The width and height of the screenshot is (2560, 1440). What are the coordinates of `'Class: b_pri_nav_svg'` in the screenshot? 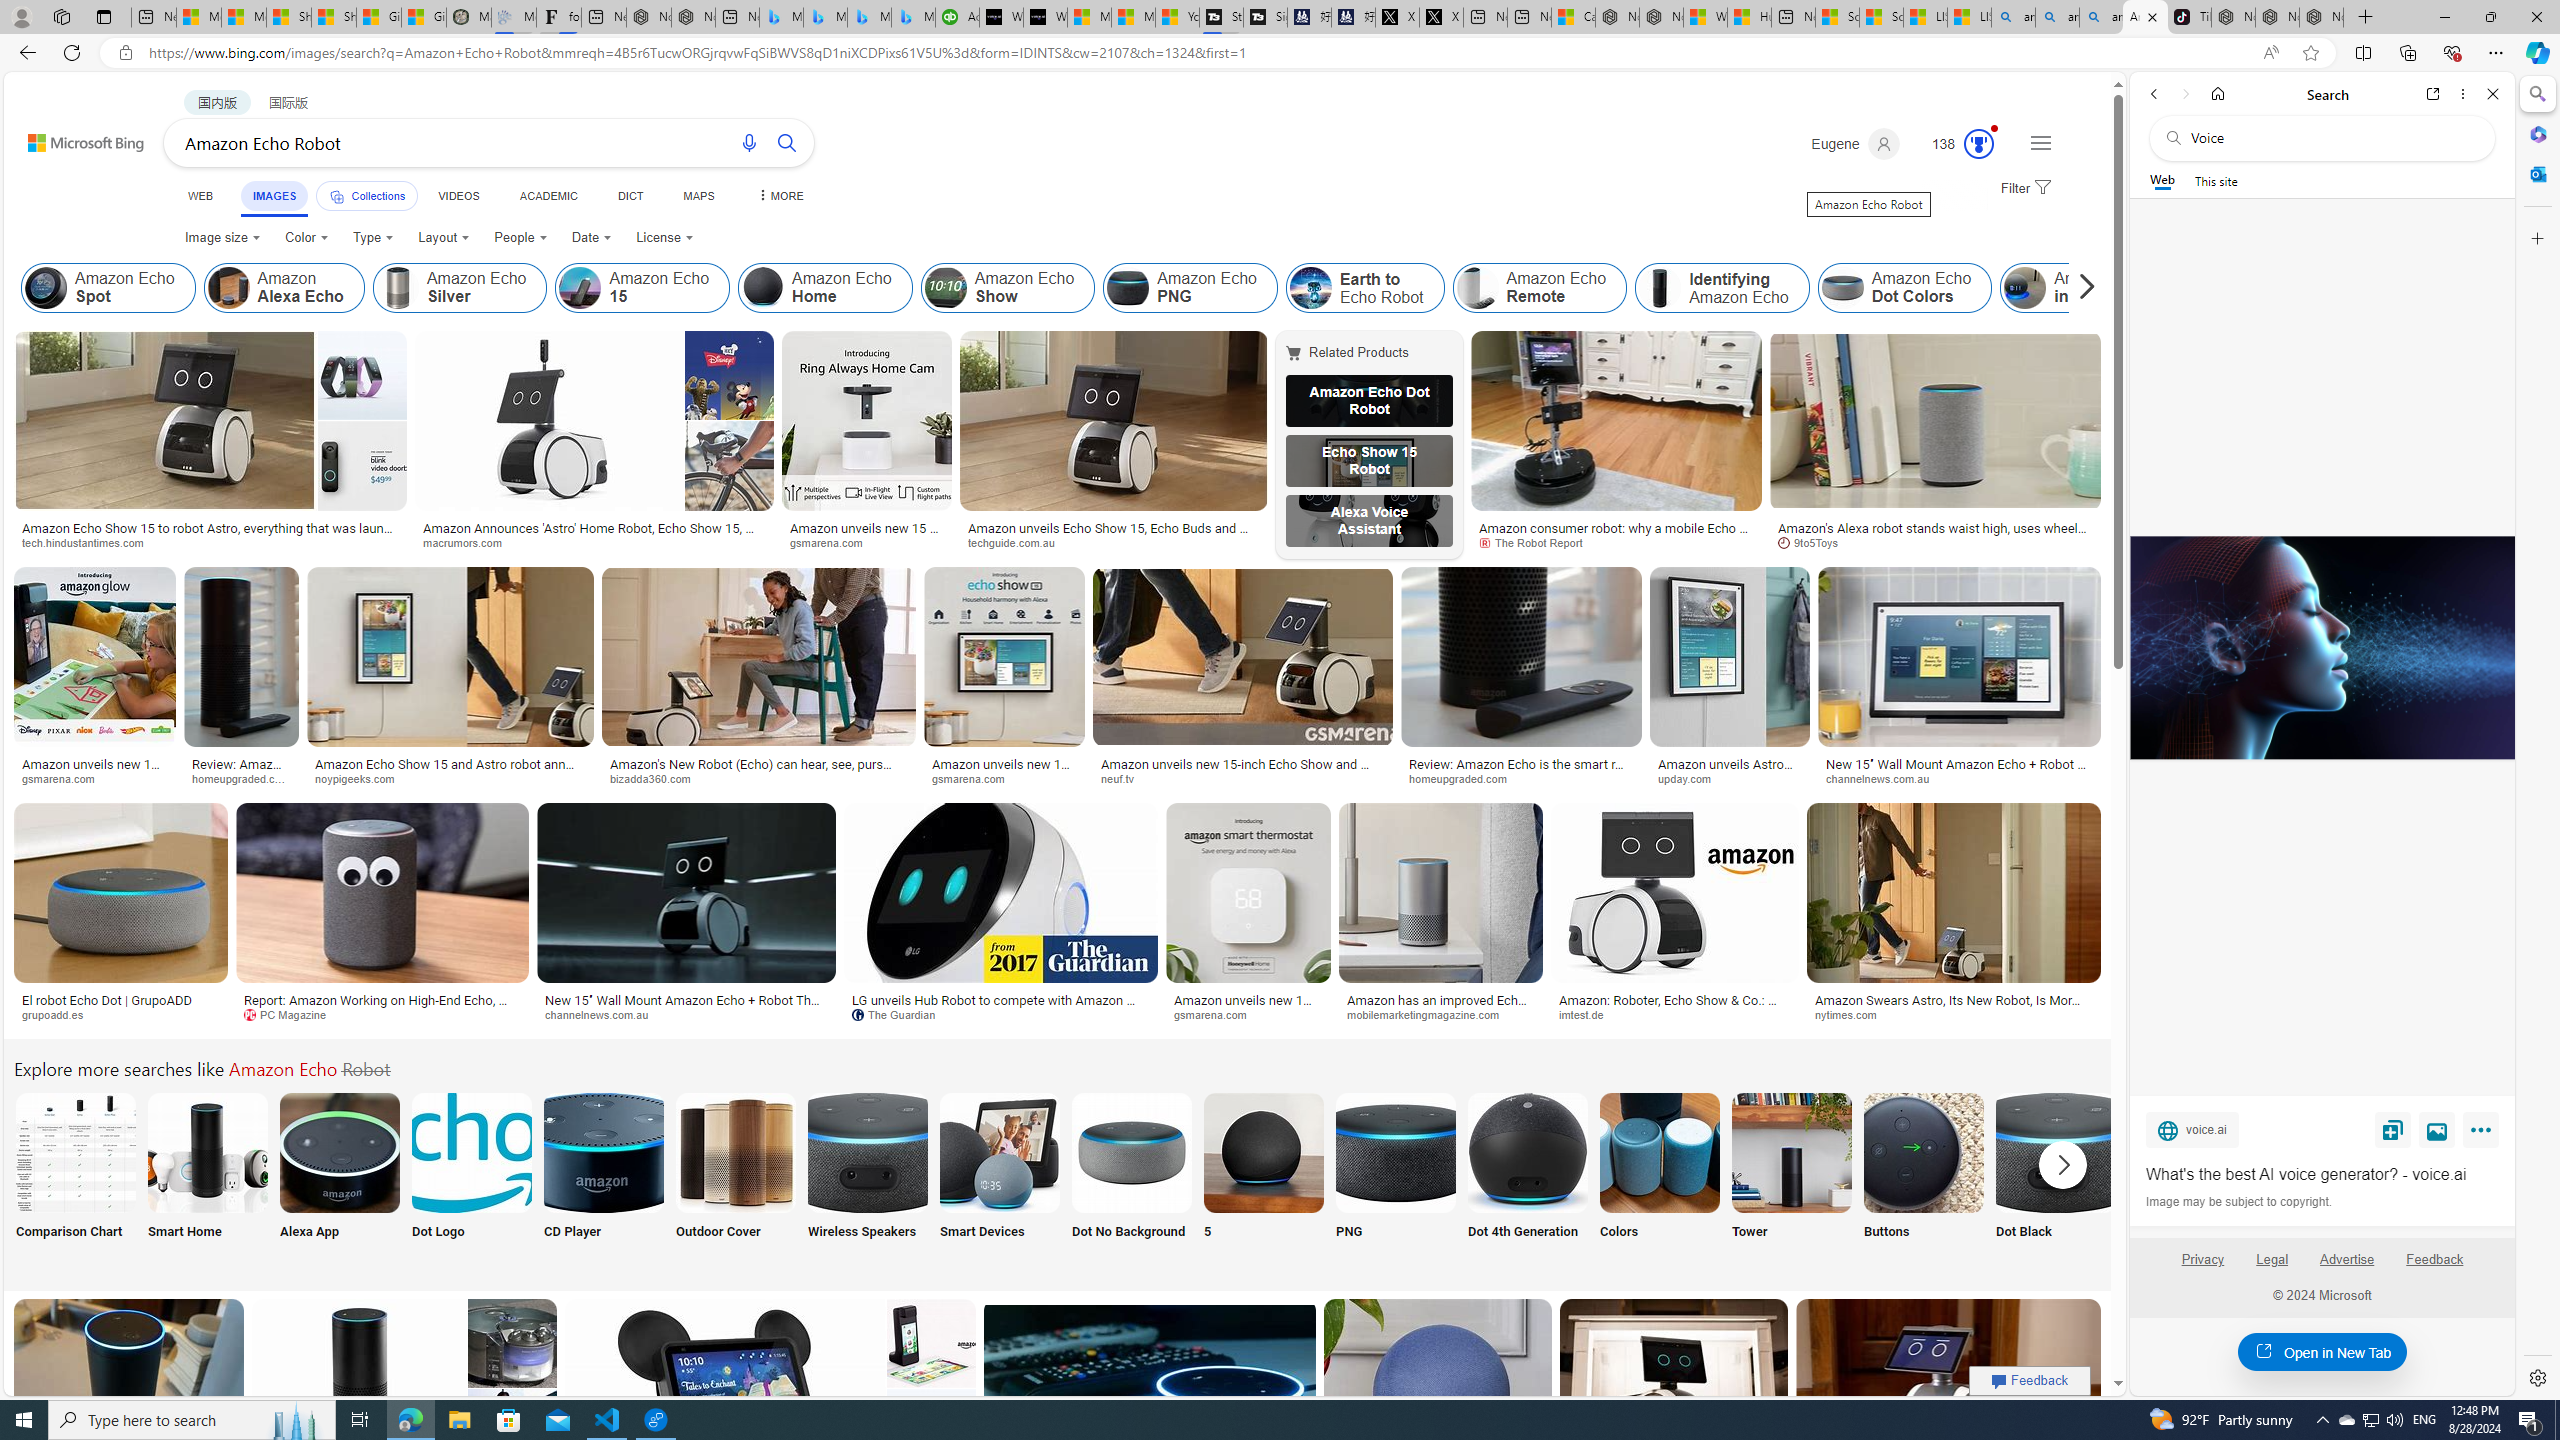 It's located at (337, 196).